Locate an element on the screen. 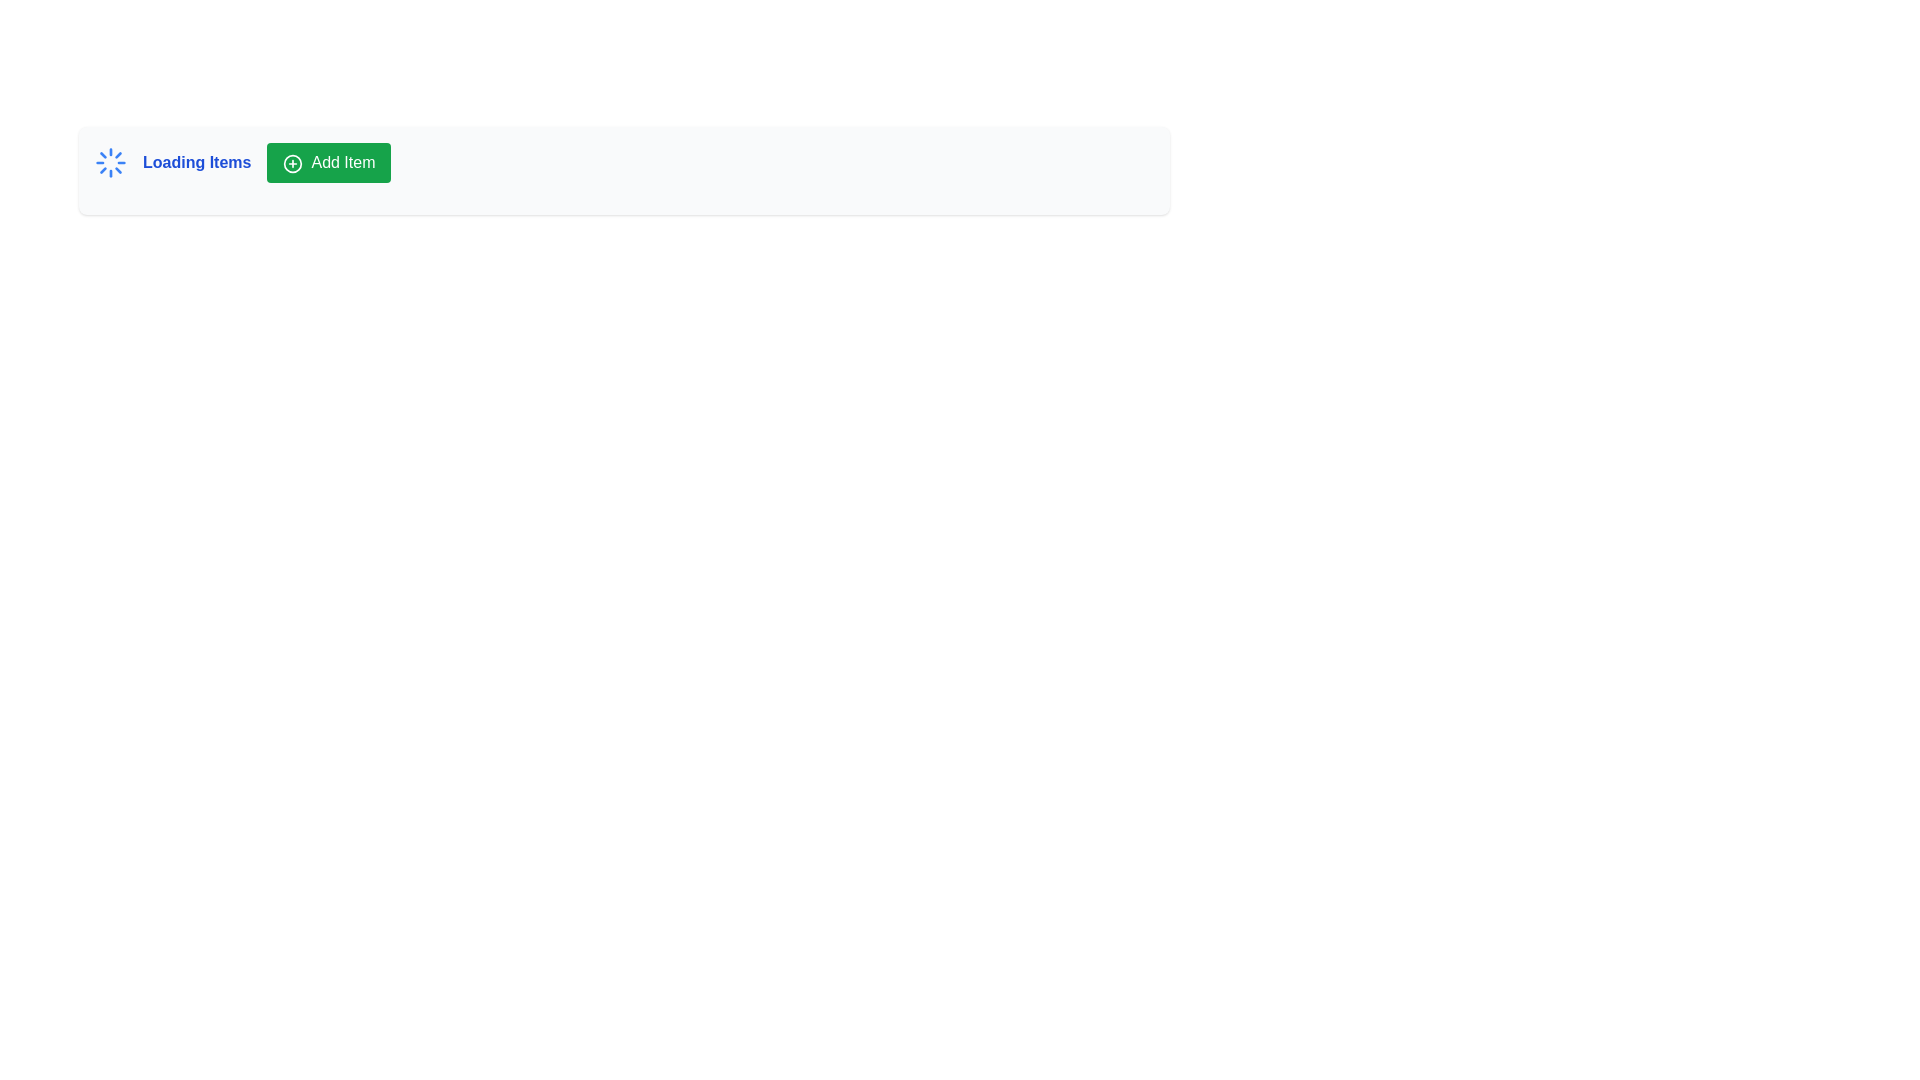 Image resolution: width=1920 pixels, height=1080 pixels. the green rectangular button labeled 'Add Item' with a plus icon is located at coordinates (329, 161).